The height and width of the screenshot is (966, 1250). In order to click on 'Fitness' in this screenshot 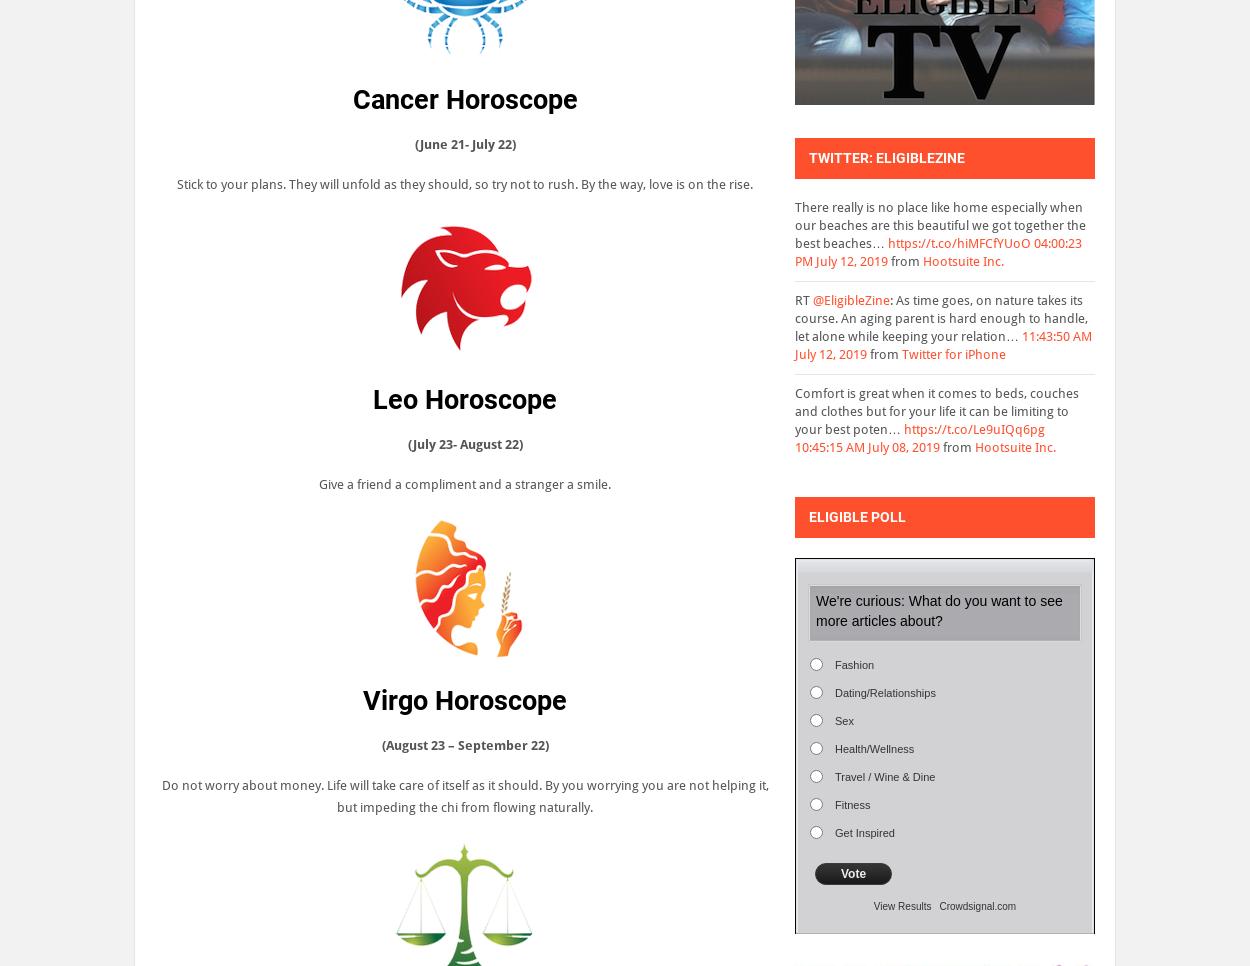, I will do `click(851, 804)`.